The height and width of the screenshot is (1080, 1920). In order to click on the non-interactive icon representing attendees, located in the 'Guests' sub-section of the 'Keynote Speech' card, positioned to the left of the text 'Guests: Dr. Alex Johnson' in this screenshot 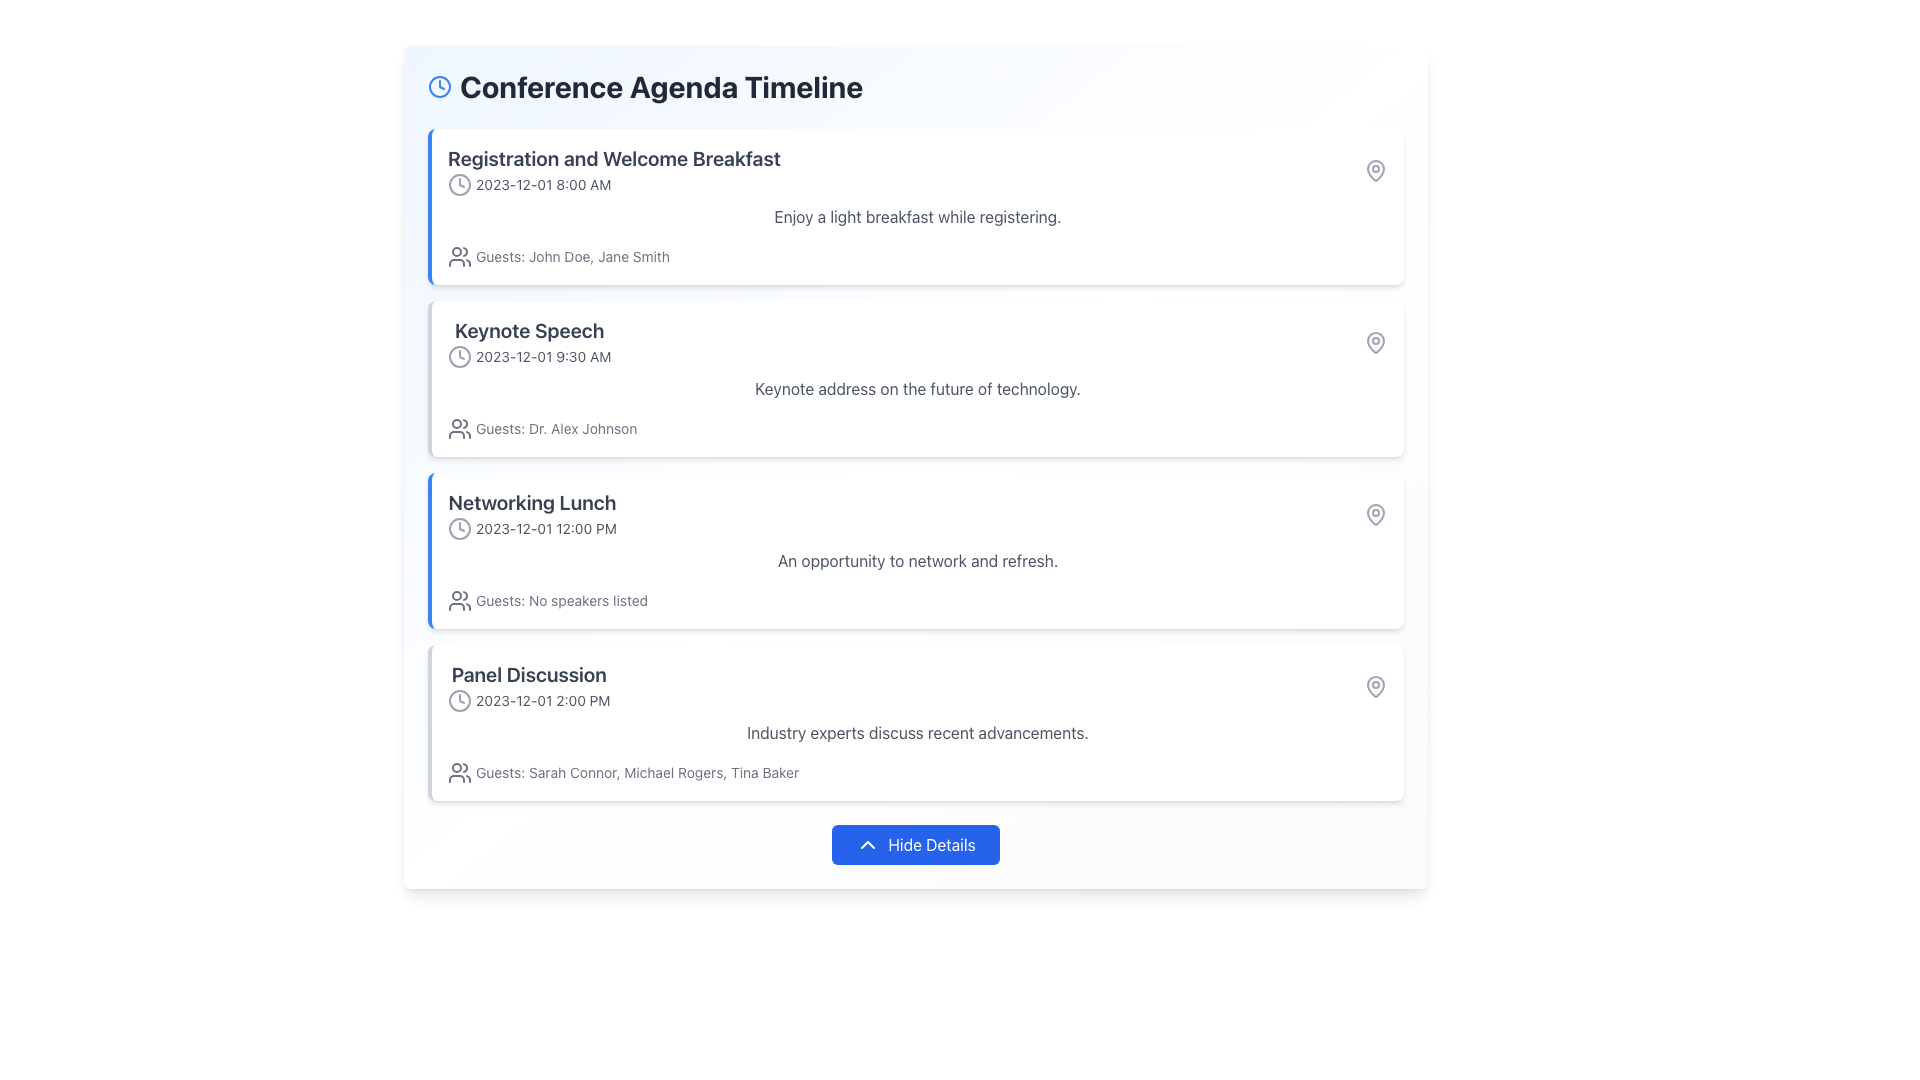, I will do `click(459, 427)`.